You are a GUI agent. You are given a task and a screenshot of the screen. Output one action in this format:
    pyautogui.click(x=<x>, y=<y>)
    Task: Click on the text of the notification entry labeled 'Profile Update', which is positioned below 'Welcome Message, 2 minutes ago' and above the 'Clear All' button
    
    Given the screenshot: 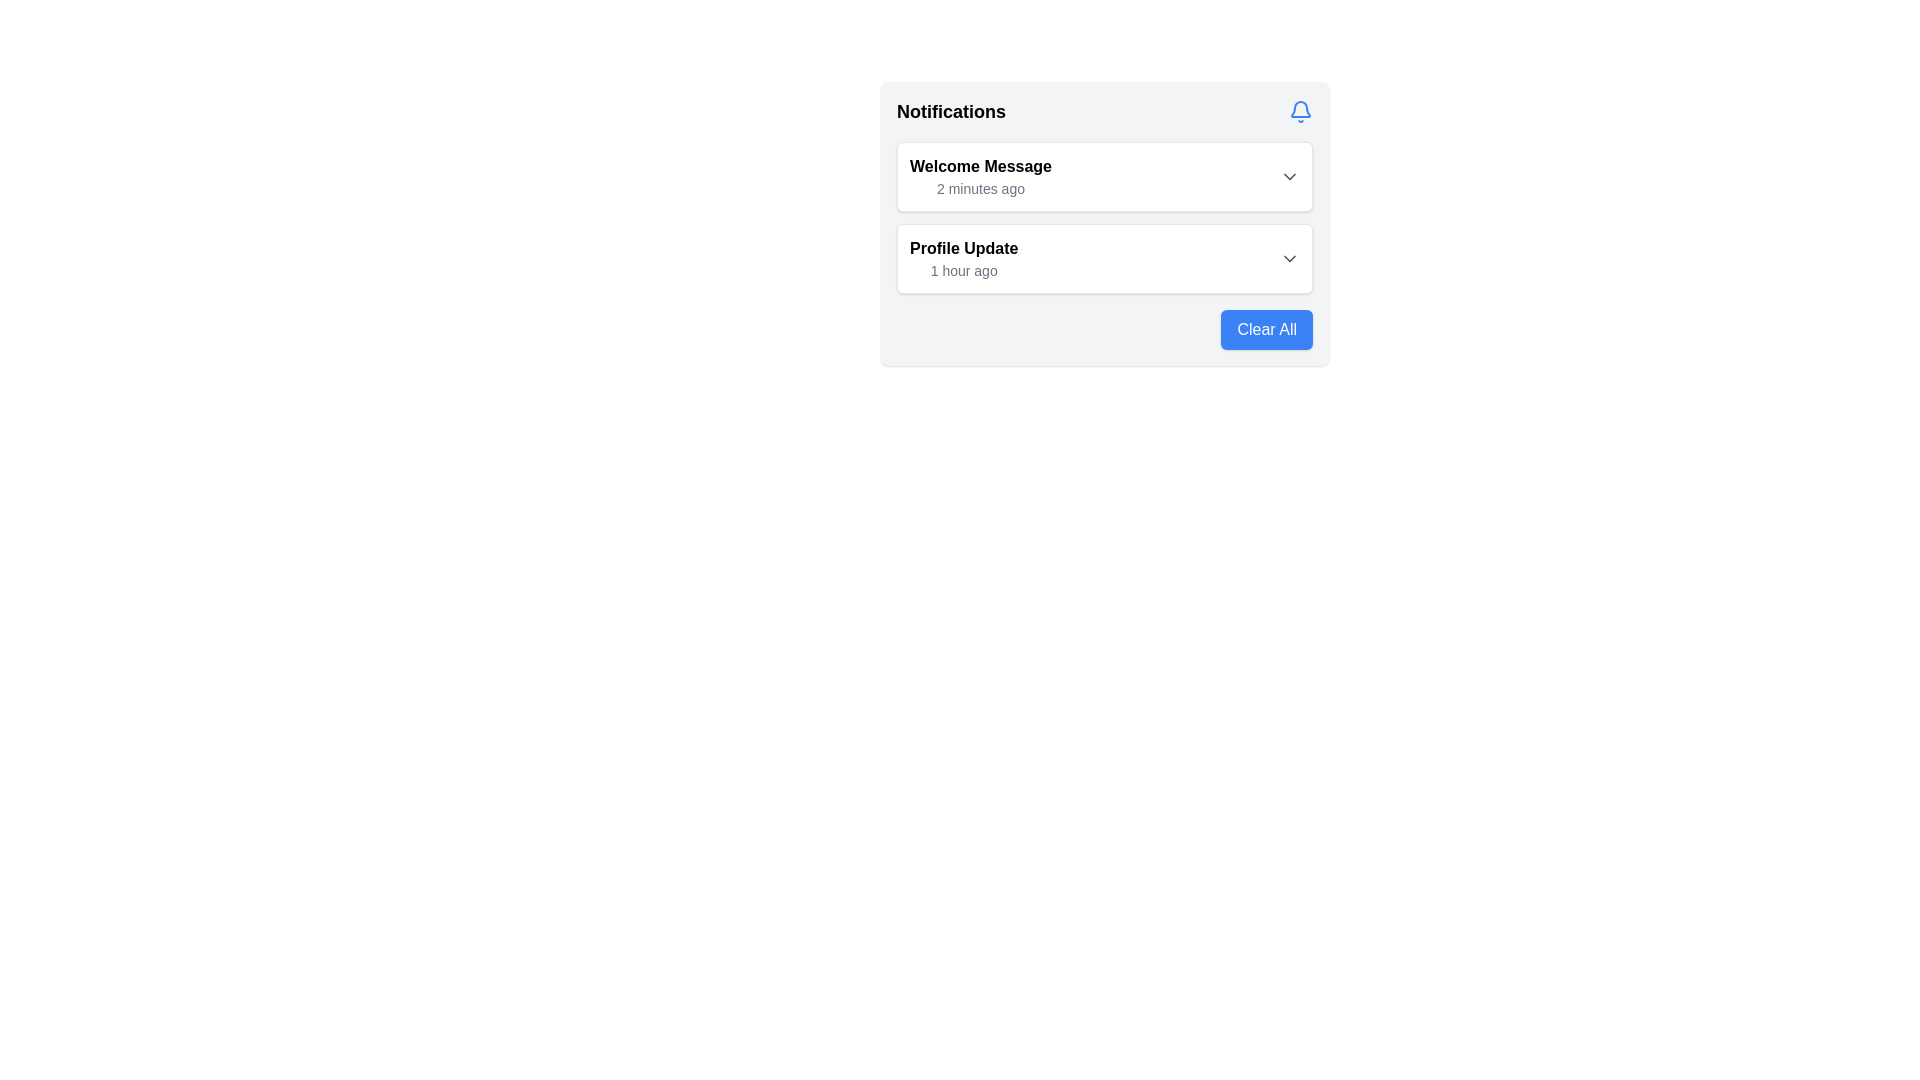 What is the action you would take?
    pyautogui.click(x=964, y=257)
    